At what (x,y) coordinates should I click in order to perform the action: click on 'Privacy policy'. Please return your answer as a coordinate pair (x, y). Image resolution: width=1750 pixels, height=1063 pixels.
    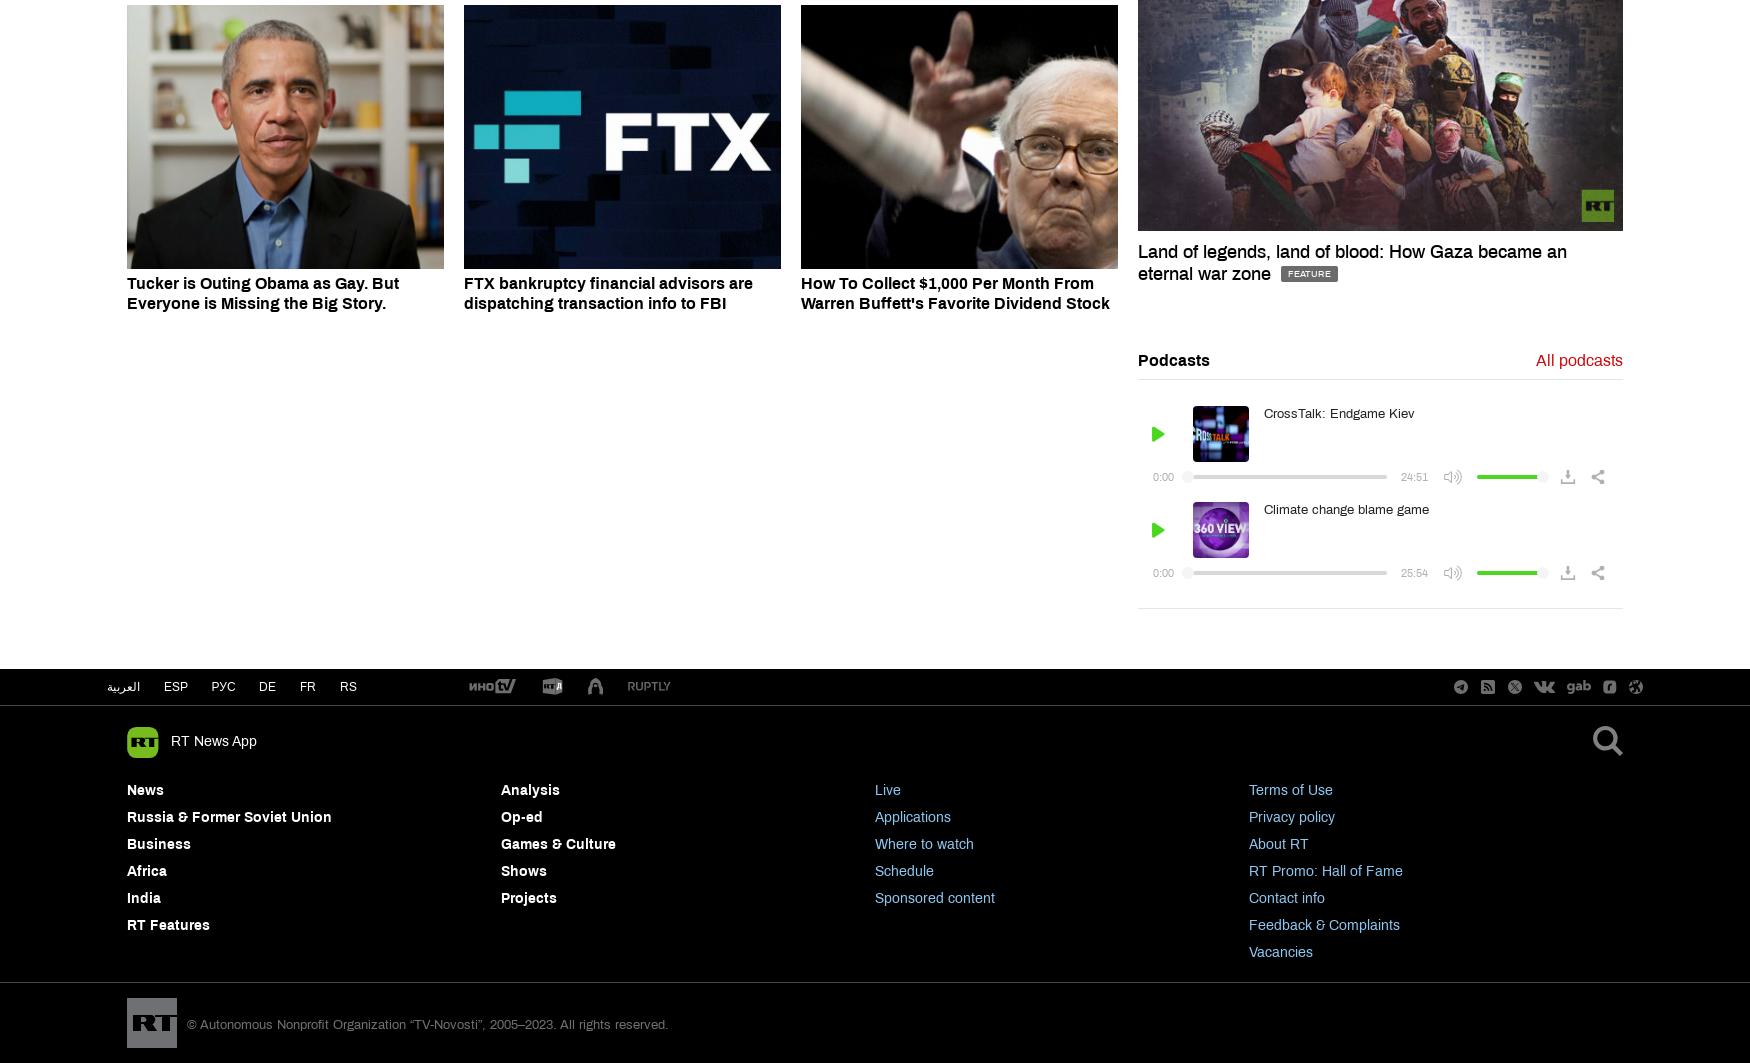
    Looking at the image, I should click on (1291, 816).